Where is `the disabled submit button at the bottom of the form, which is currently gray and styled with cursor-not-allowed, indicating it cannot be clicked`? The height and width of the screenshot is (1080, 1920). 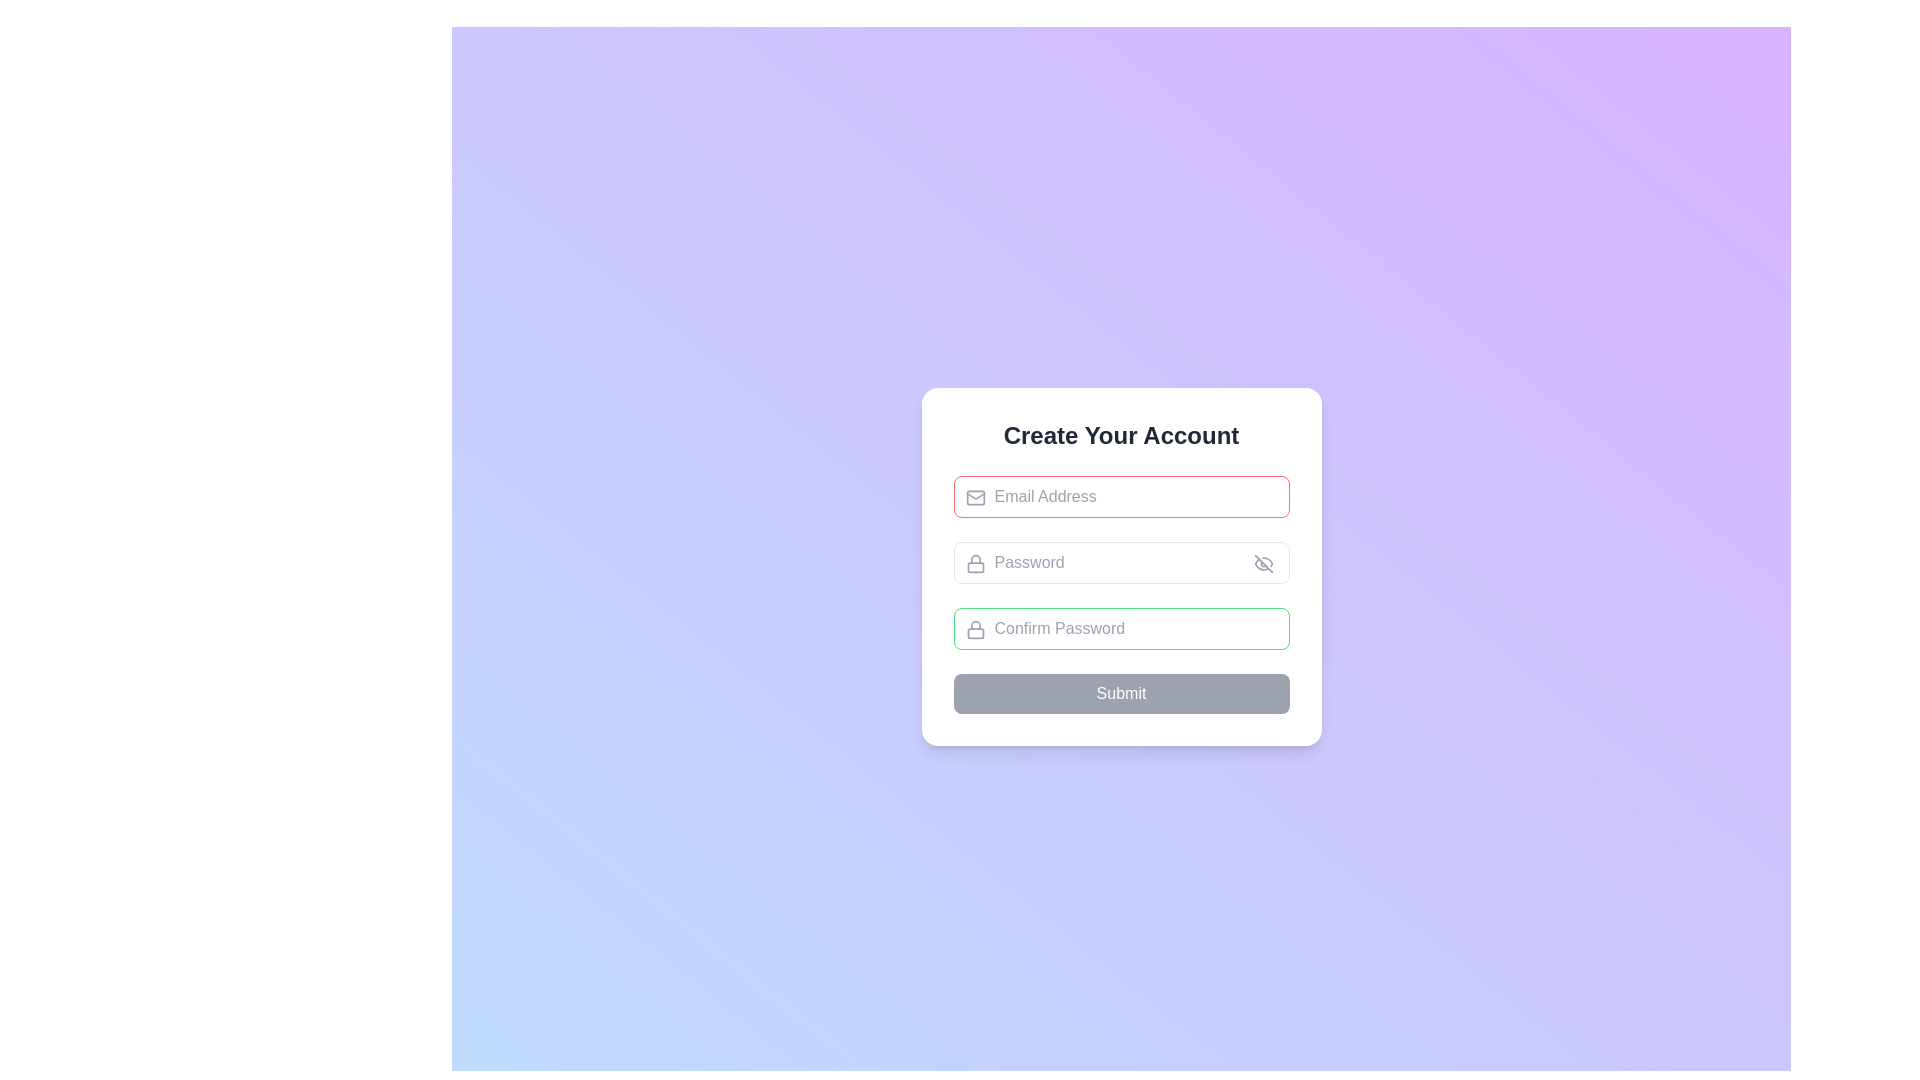
the disabled submit button at the bottom of the form, which is currently gray and styled with cursor-not-allowed, indicating it cannot be clicked is located at coordinates (1121, 693).